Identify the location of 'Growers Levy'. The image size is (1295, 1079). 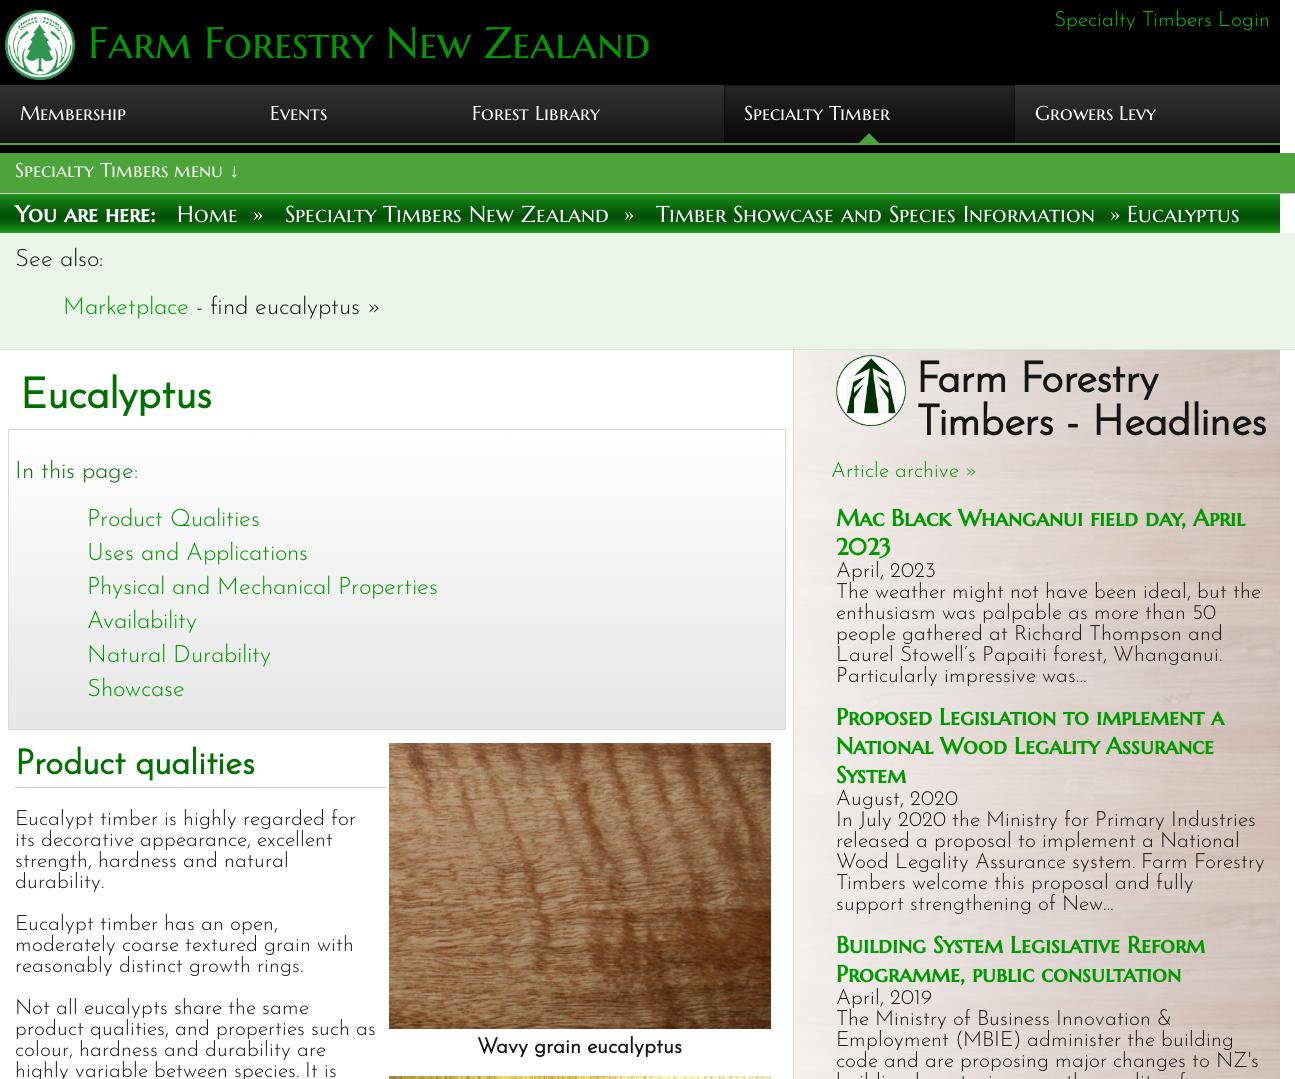
(1094, 113).